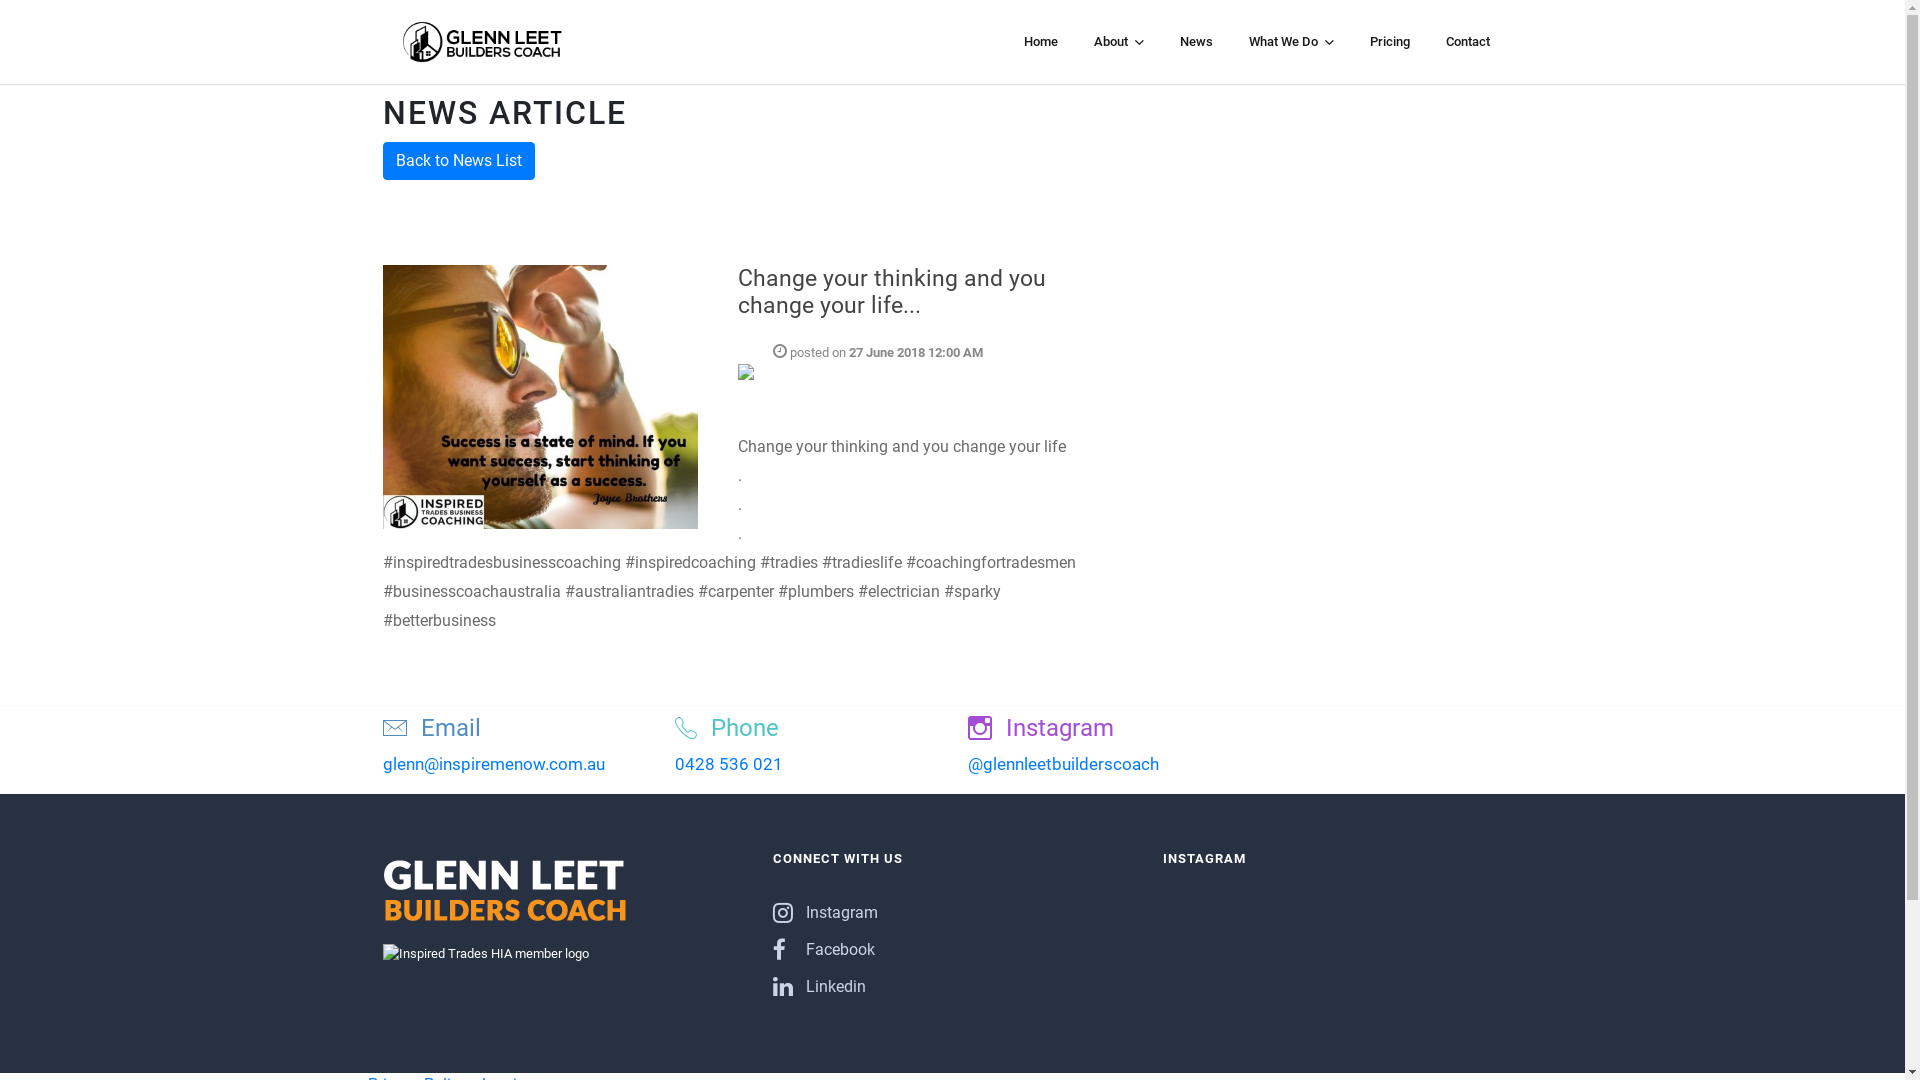 Image resolution: width=1920 pixels, height=1080 pixels. What do you see at coordinates (728, 763) in the screenshot?
I see `'0428 536 021'` at bounding box center [728, 763].